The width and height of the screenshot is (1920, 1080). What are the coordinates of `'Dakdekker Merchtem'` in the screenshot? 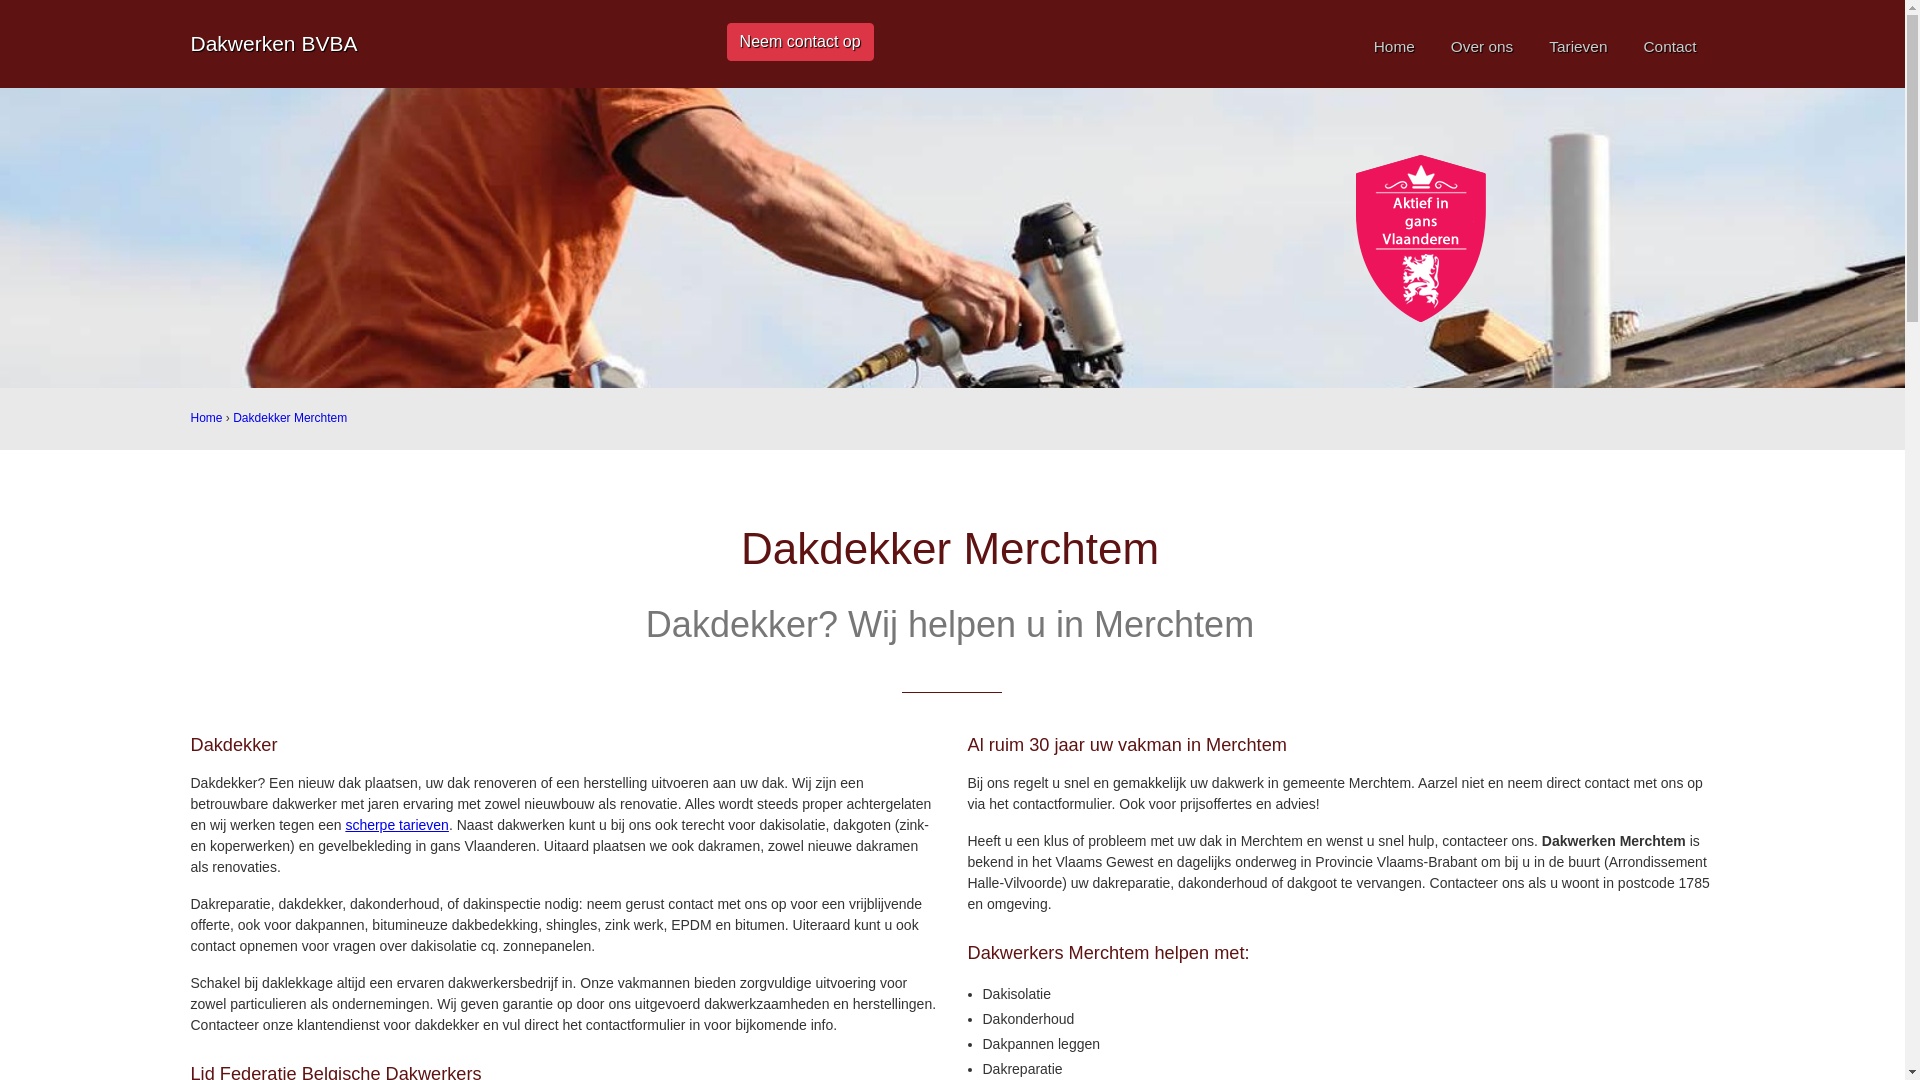 It's located at (233, 416).